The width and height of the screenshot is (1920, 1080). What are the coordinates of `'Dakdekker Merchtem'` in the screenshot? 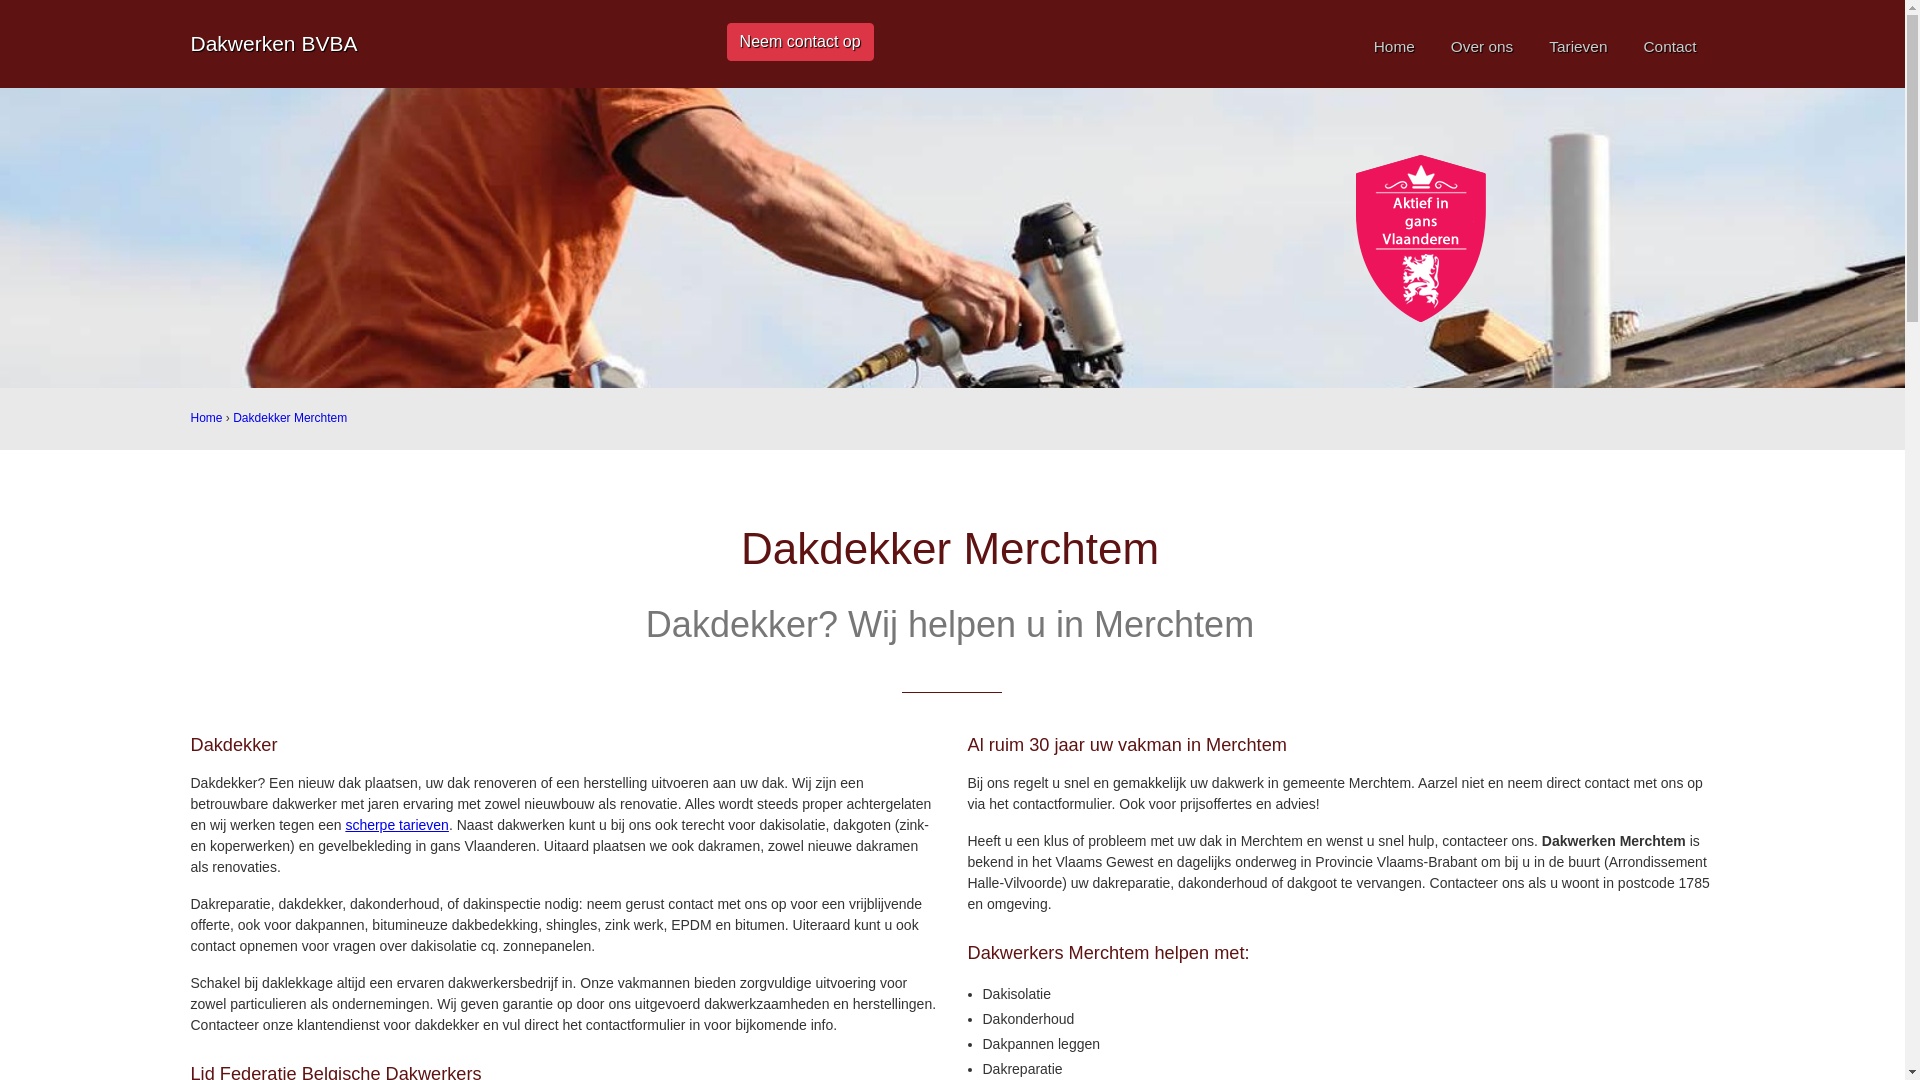 It's located at (233, 416).